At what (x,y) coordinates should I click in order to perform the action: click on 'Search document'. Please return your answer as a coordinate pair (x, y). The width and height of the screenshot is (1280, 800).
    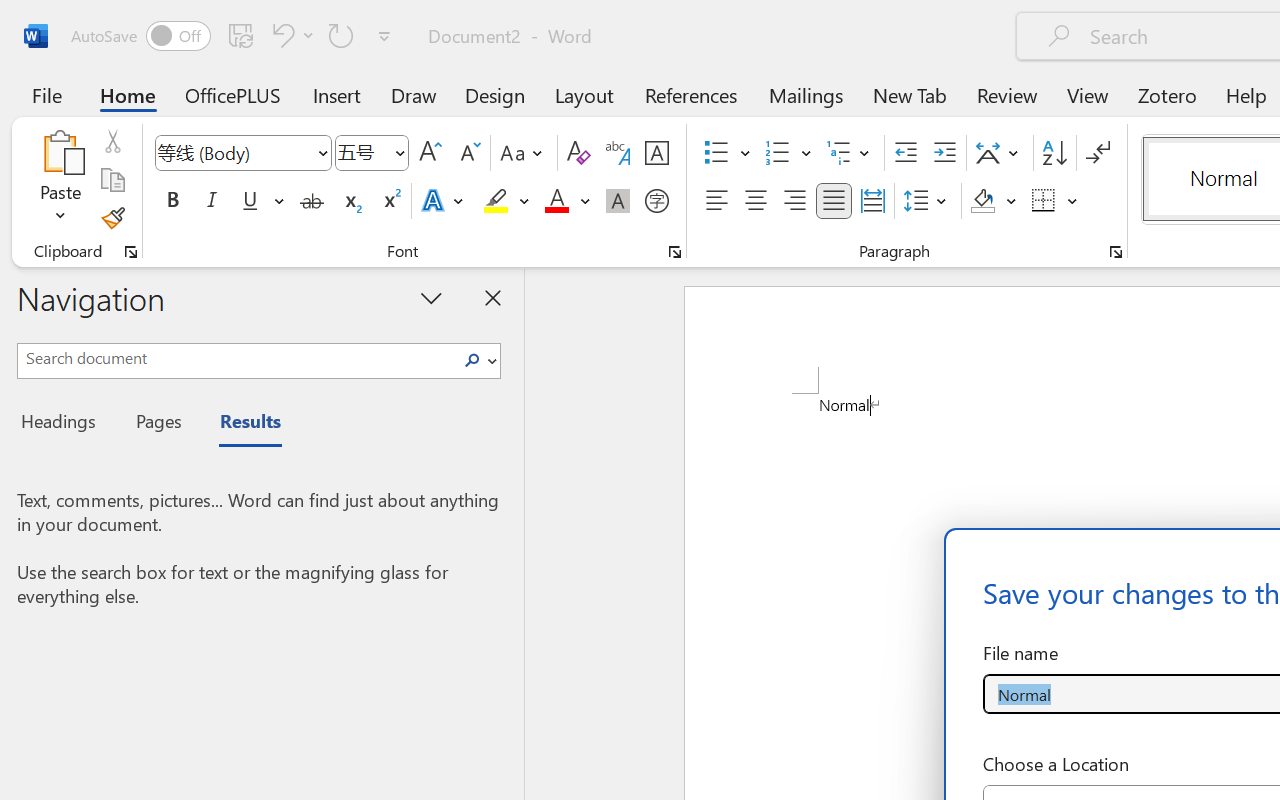
    Looking at the image, I should click on (237, 358).